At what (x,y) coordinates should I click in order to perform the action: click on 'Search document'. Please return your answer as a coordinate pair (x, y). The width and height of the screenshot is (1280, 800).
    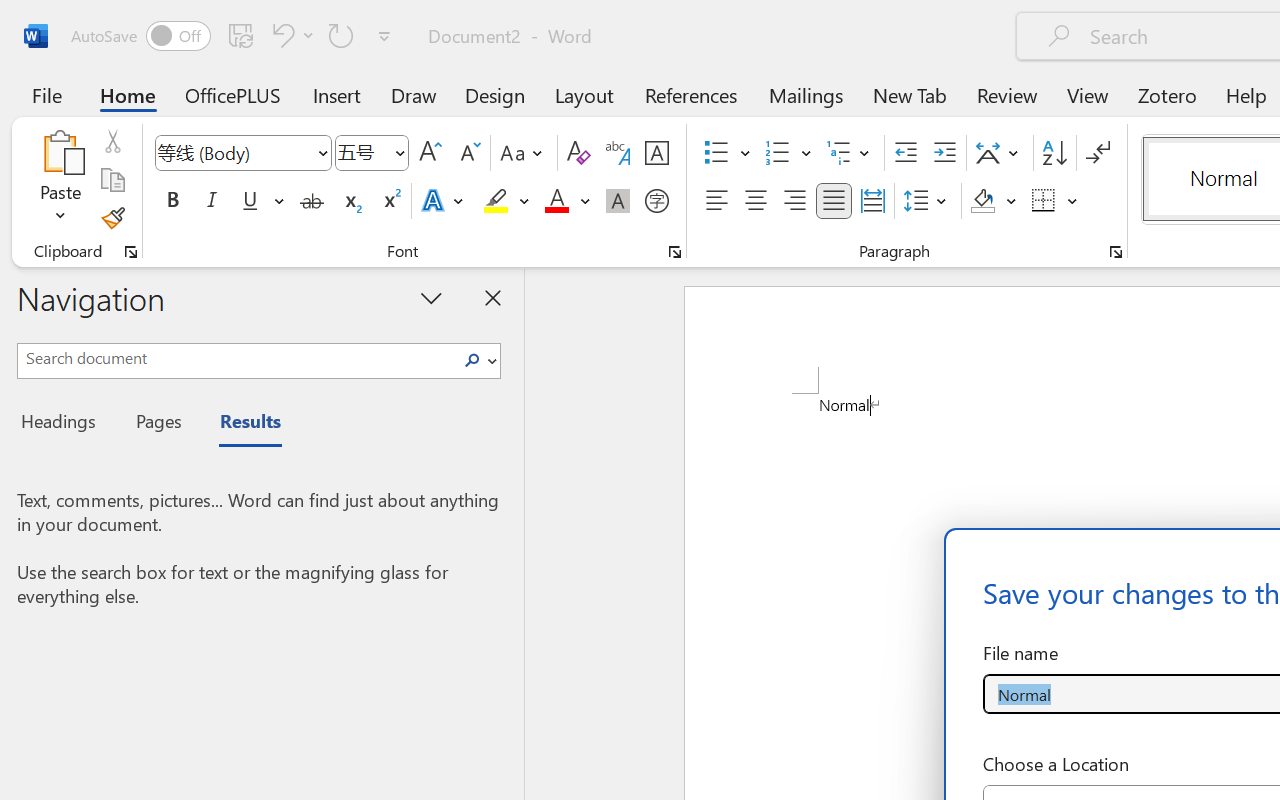
    Looking at the image, I should click on (237, 358).